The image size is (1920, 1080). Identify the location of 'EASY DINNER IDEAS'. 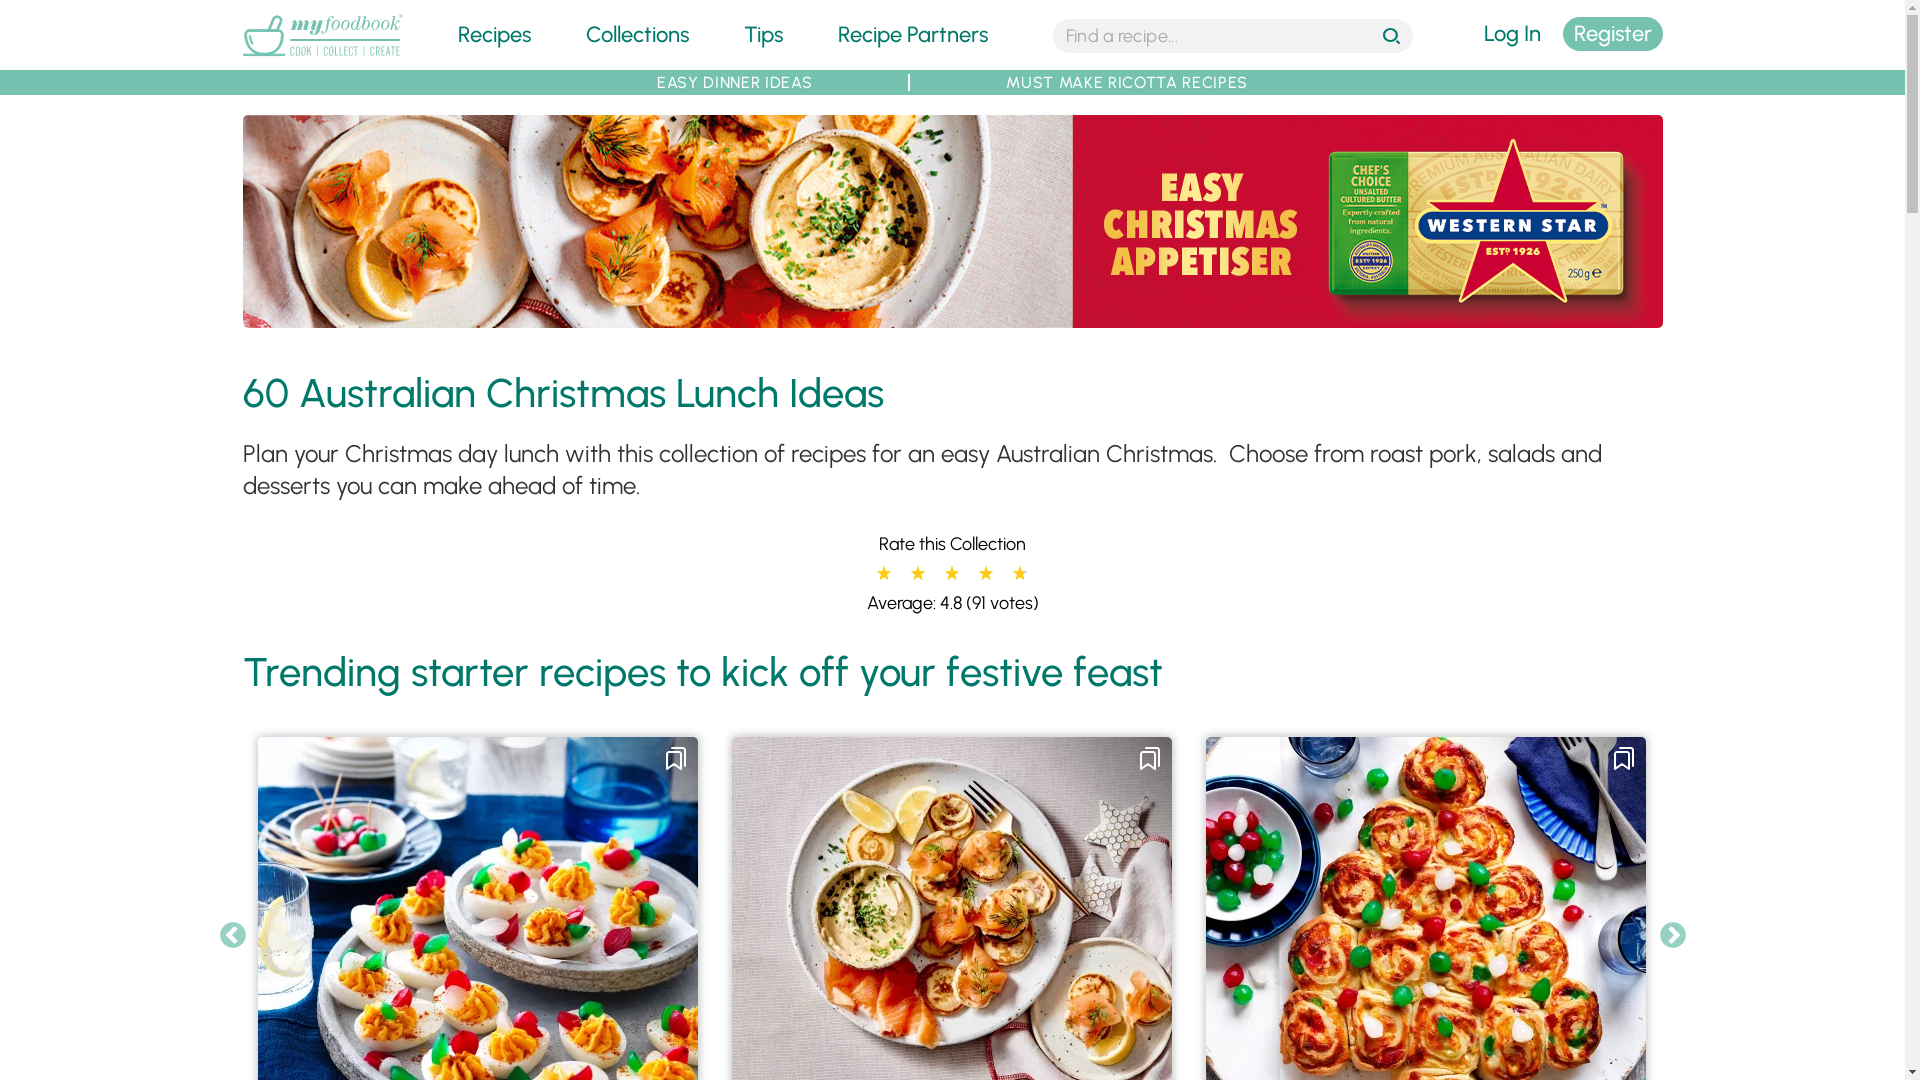
(733, 81).